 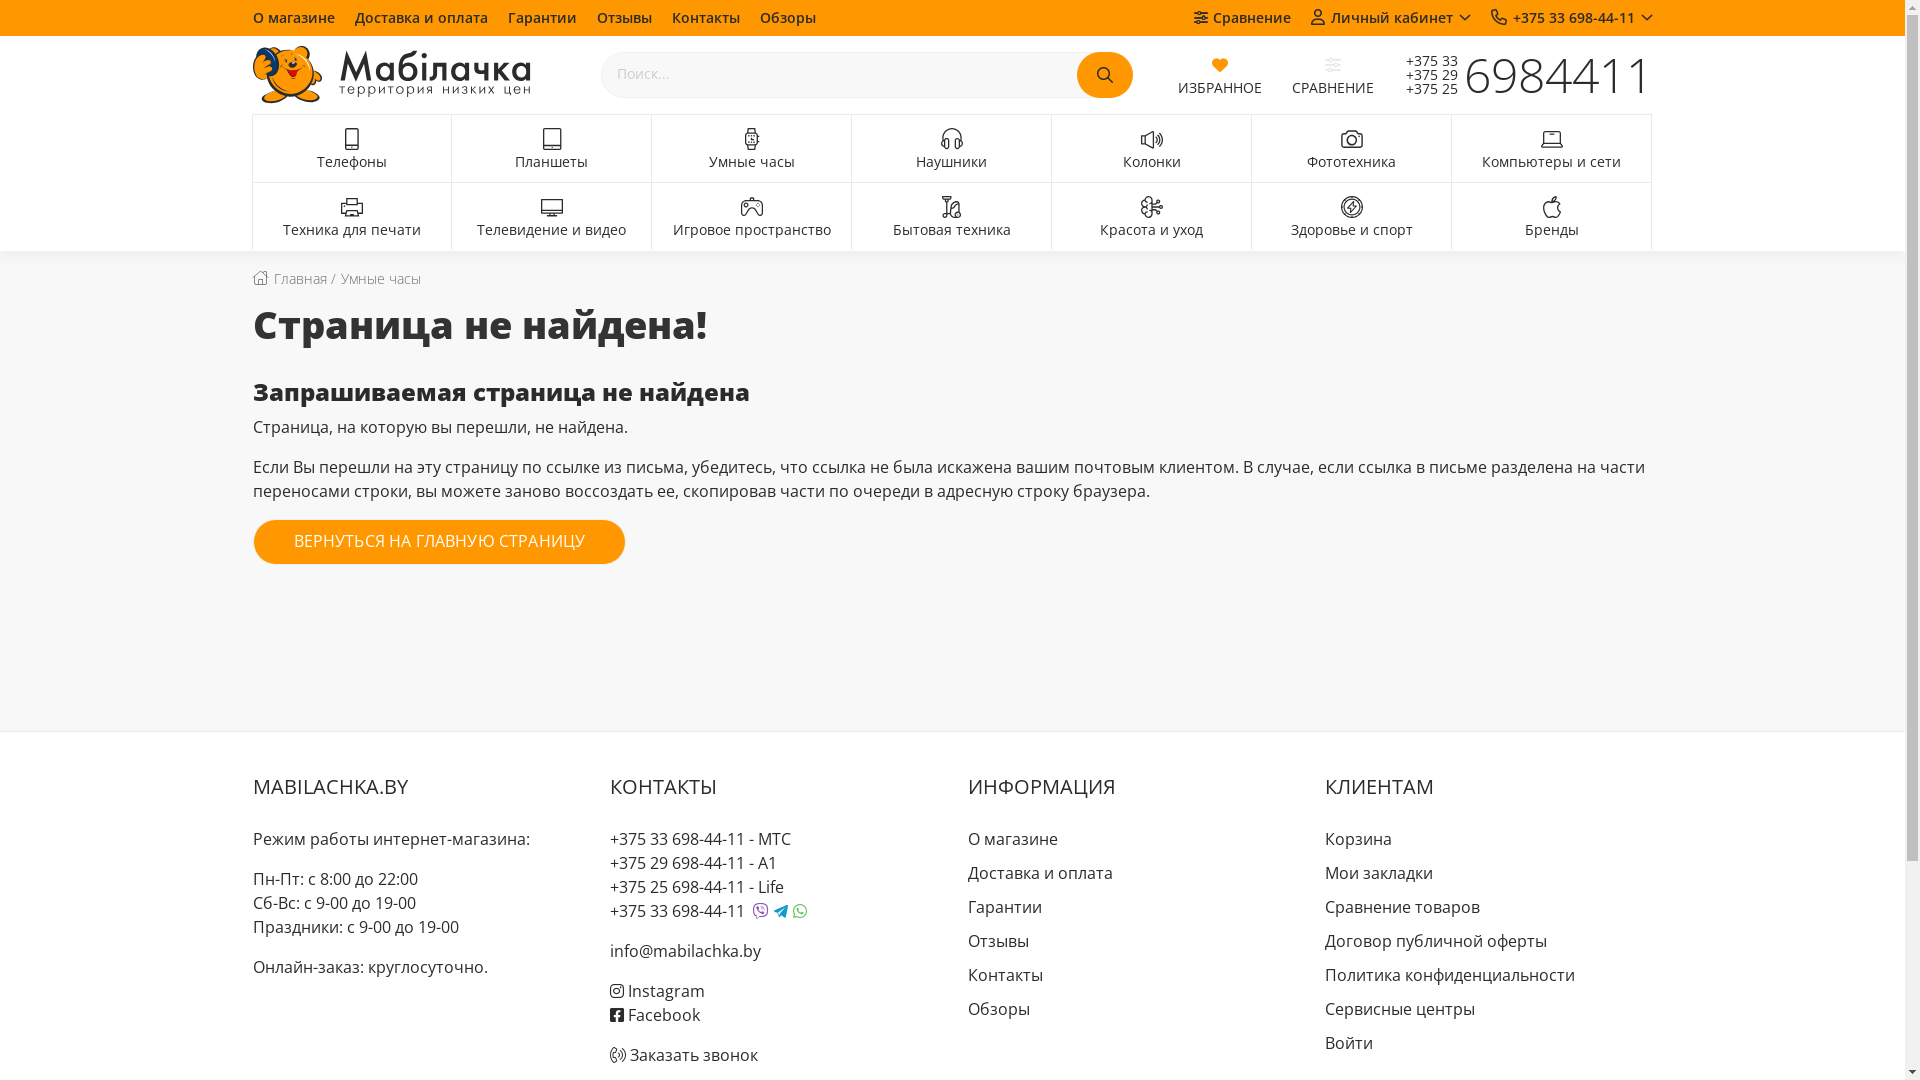 I want to click on '+375 29 698-44-11', so click(x=677, y=862).